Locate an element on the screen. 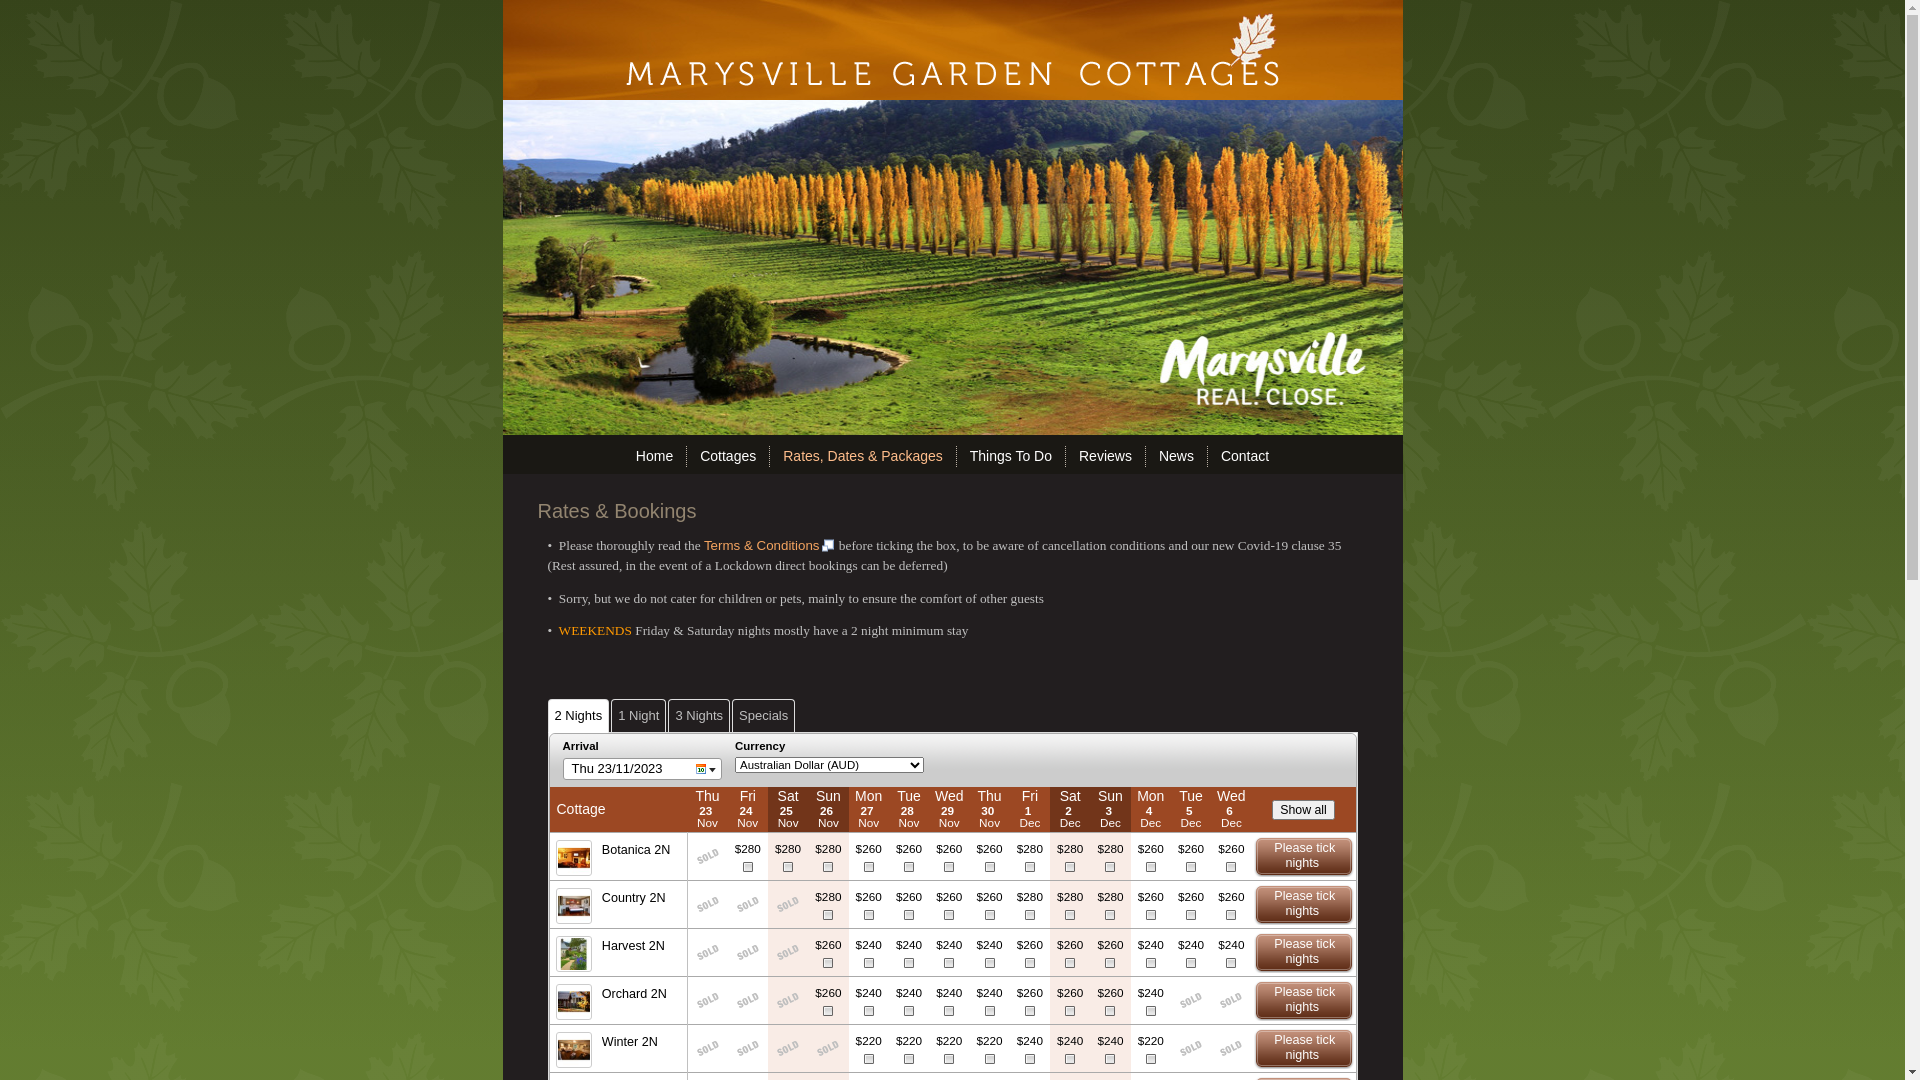  'Terms & Conditions' is located at coordinates (768, 545).